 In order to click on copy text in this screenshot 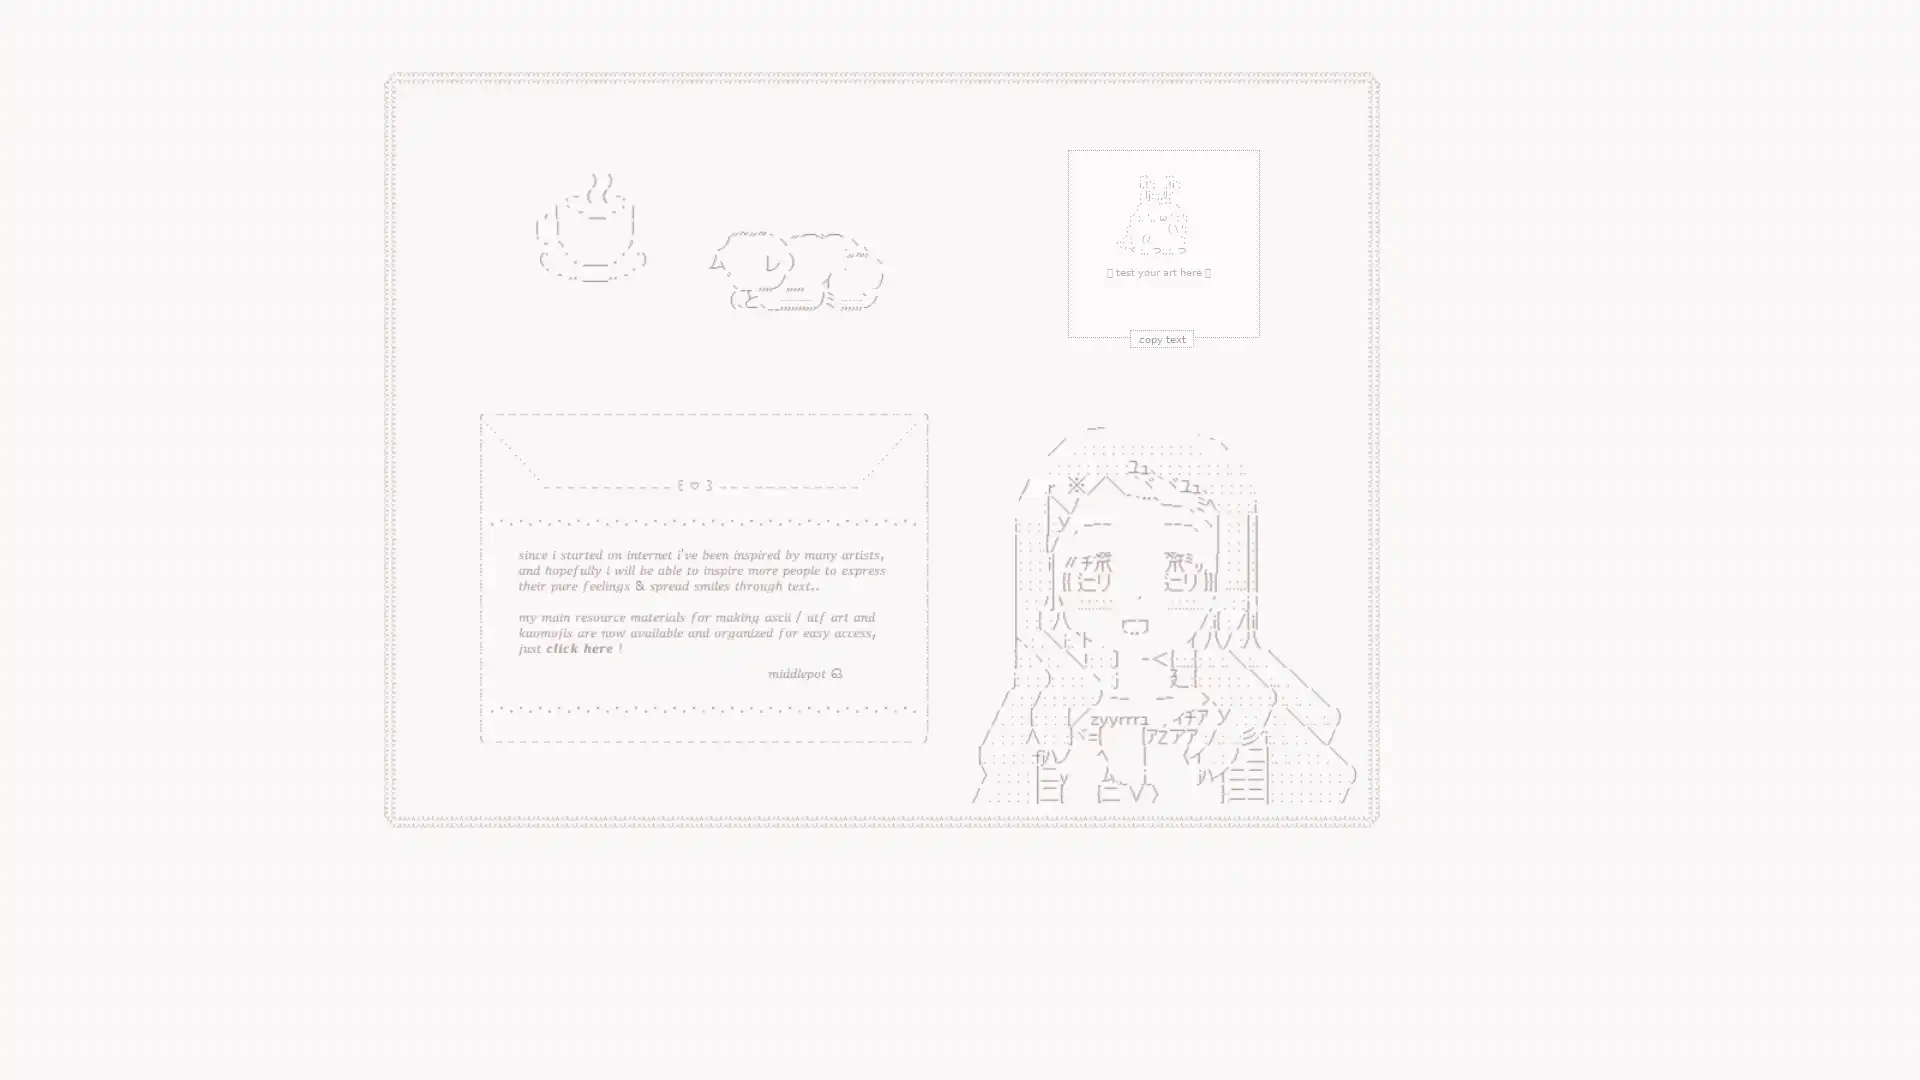, I will do `click(967, 282)`.